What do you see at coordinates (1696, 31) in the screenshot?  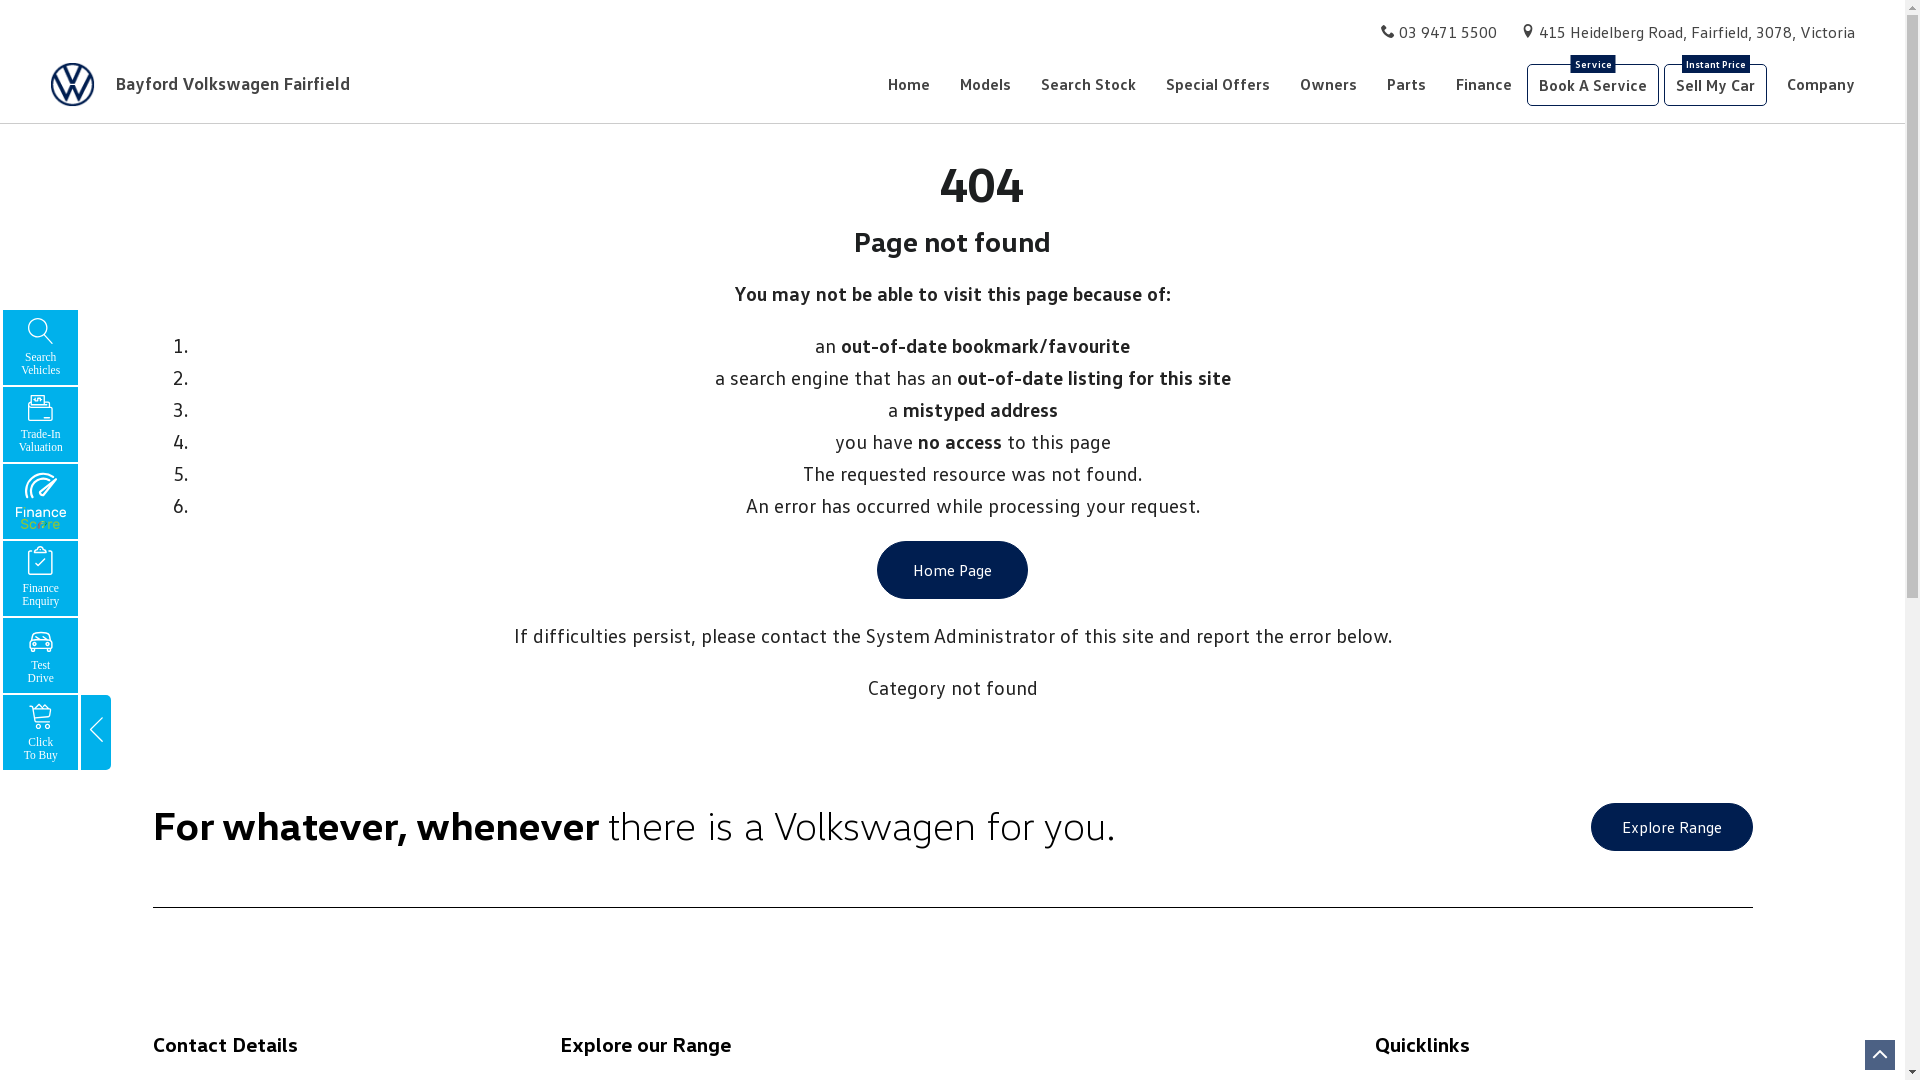 I see `'415 Heidelberg Road, Fairfield, 3078, Victoria'` at bounding box center [1696, 31].